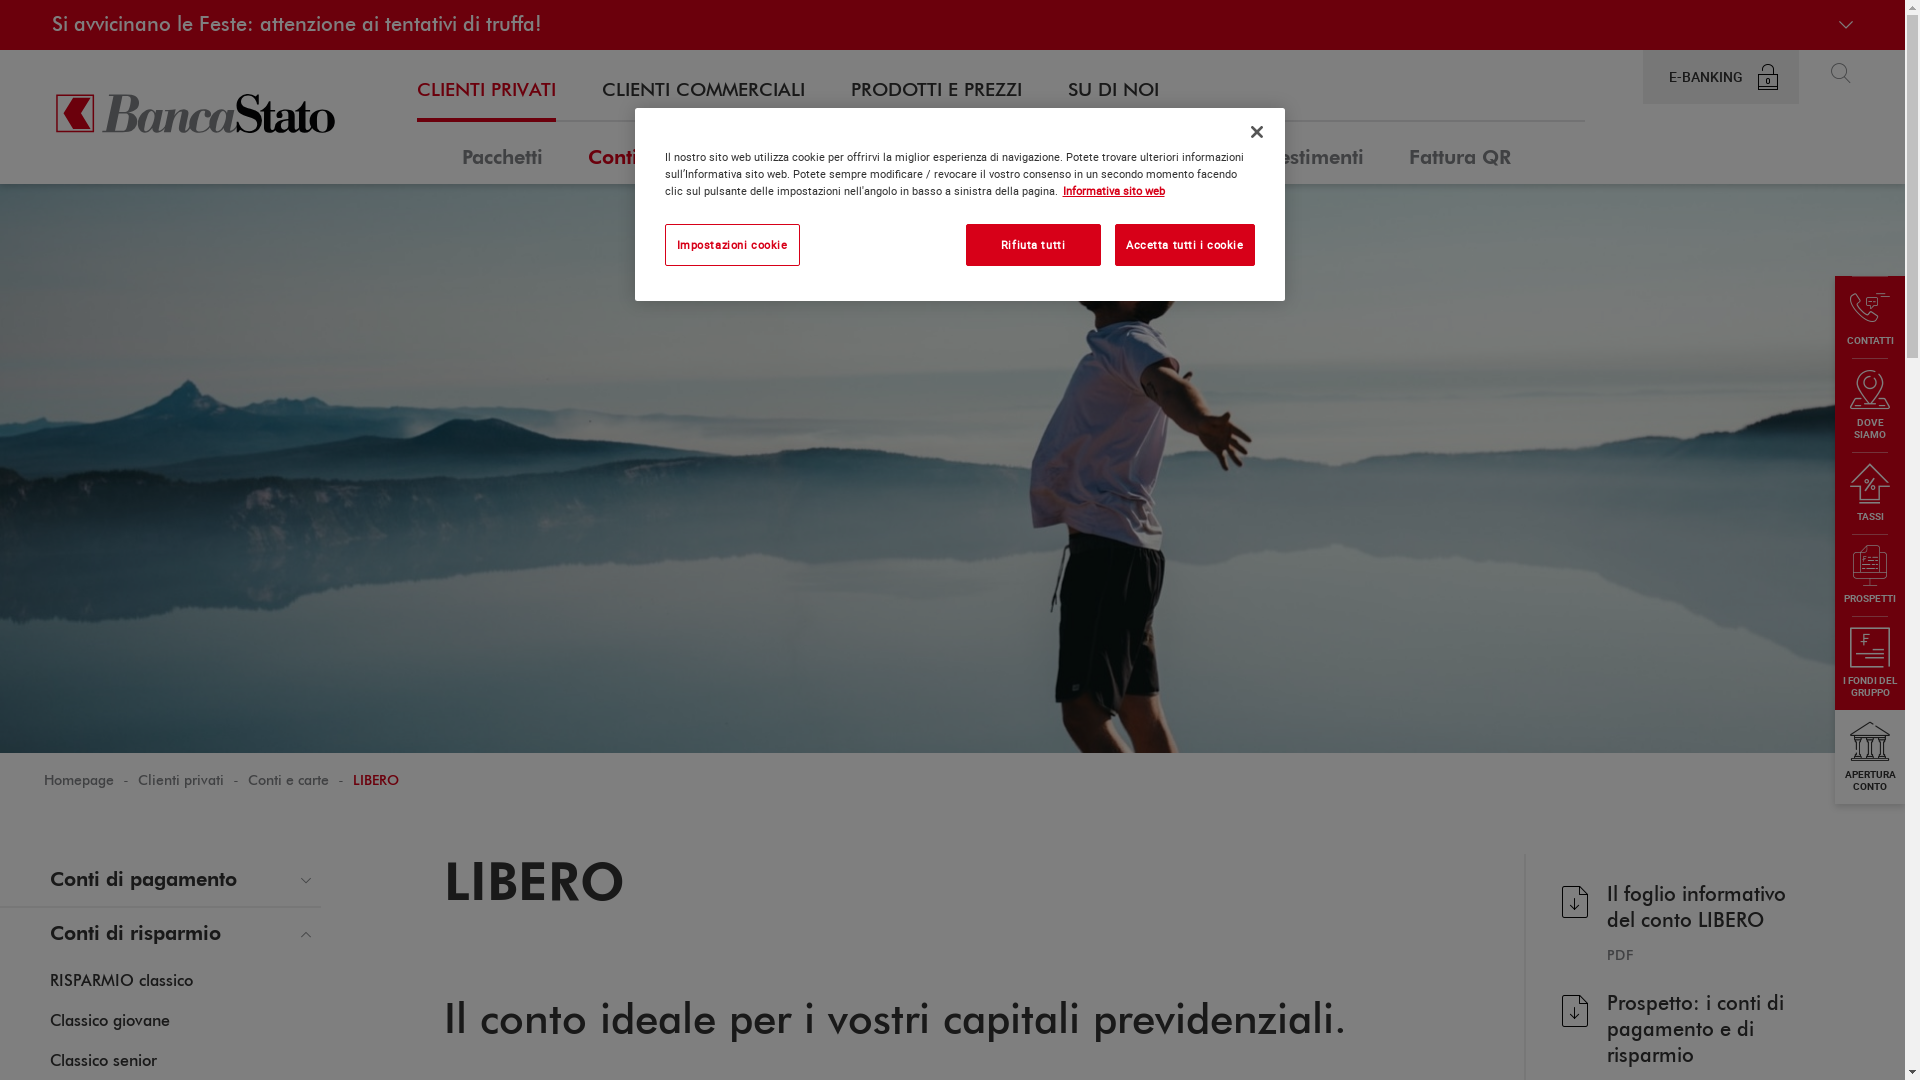  What do you see at coordinates (1834, 574) in the screenshot?
I see `'PROSPETTI'` at bounding box center [1834, 574].